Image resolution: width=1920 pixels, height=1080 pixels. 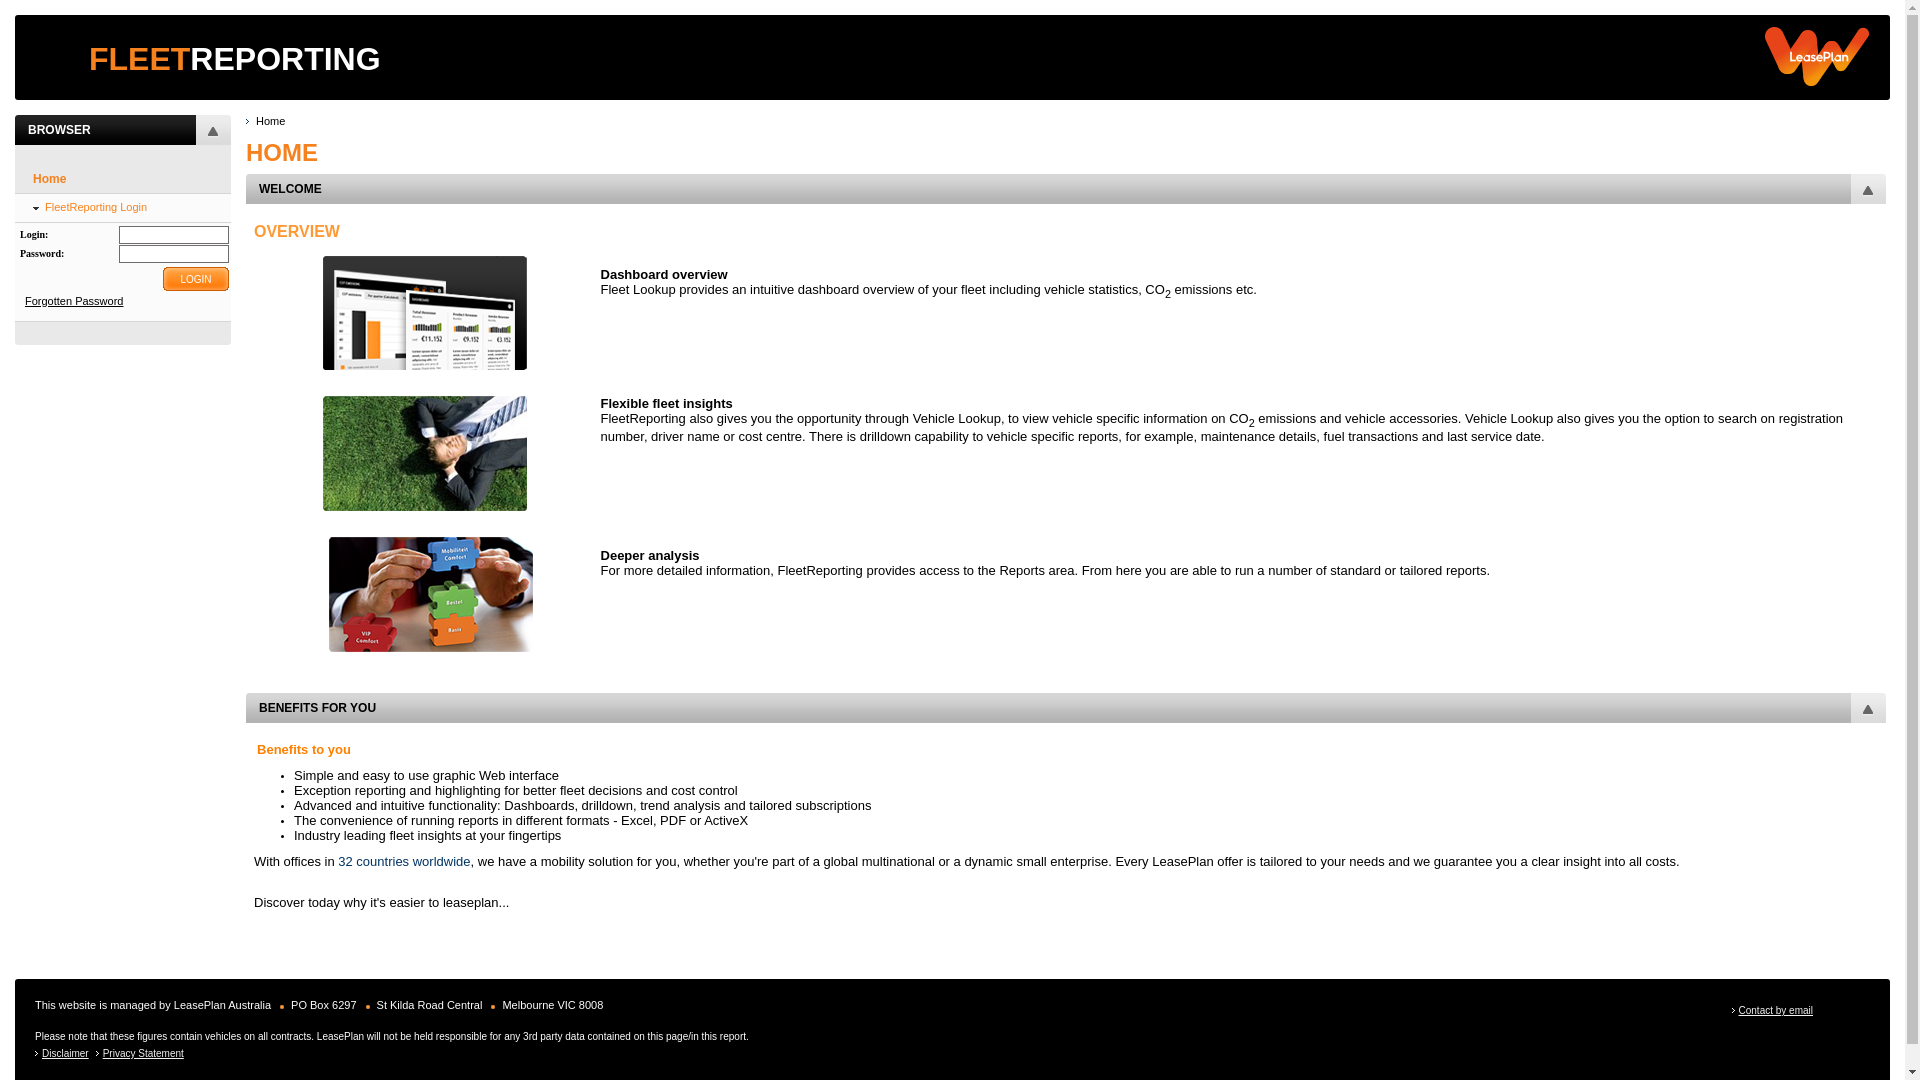 What do you see at coordinates (73, 300) in the screenshot?
I see `'Forgotten Password'` at bounding box center [73, 300].